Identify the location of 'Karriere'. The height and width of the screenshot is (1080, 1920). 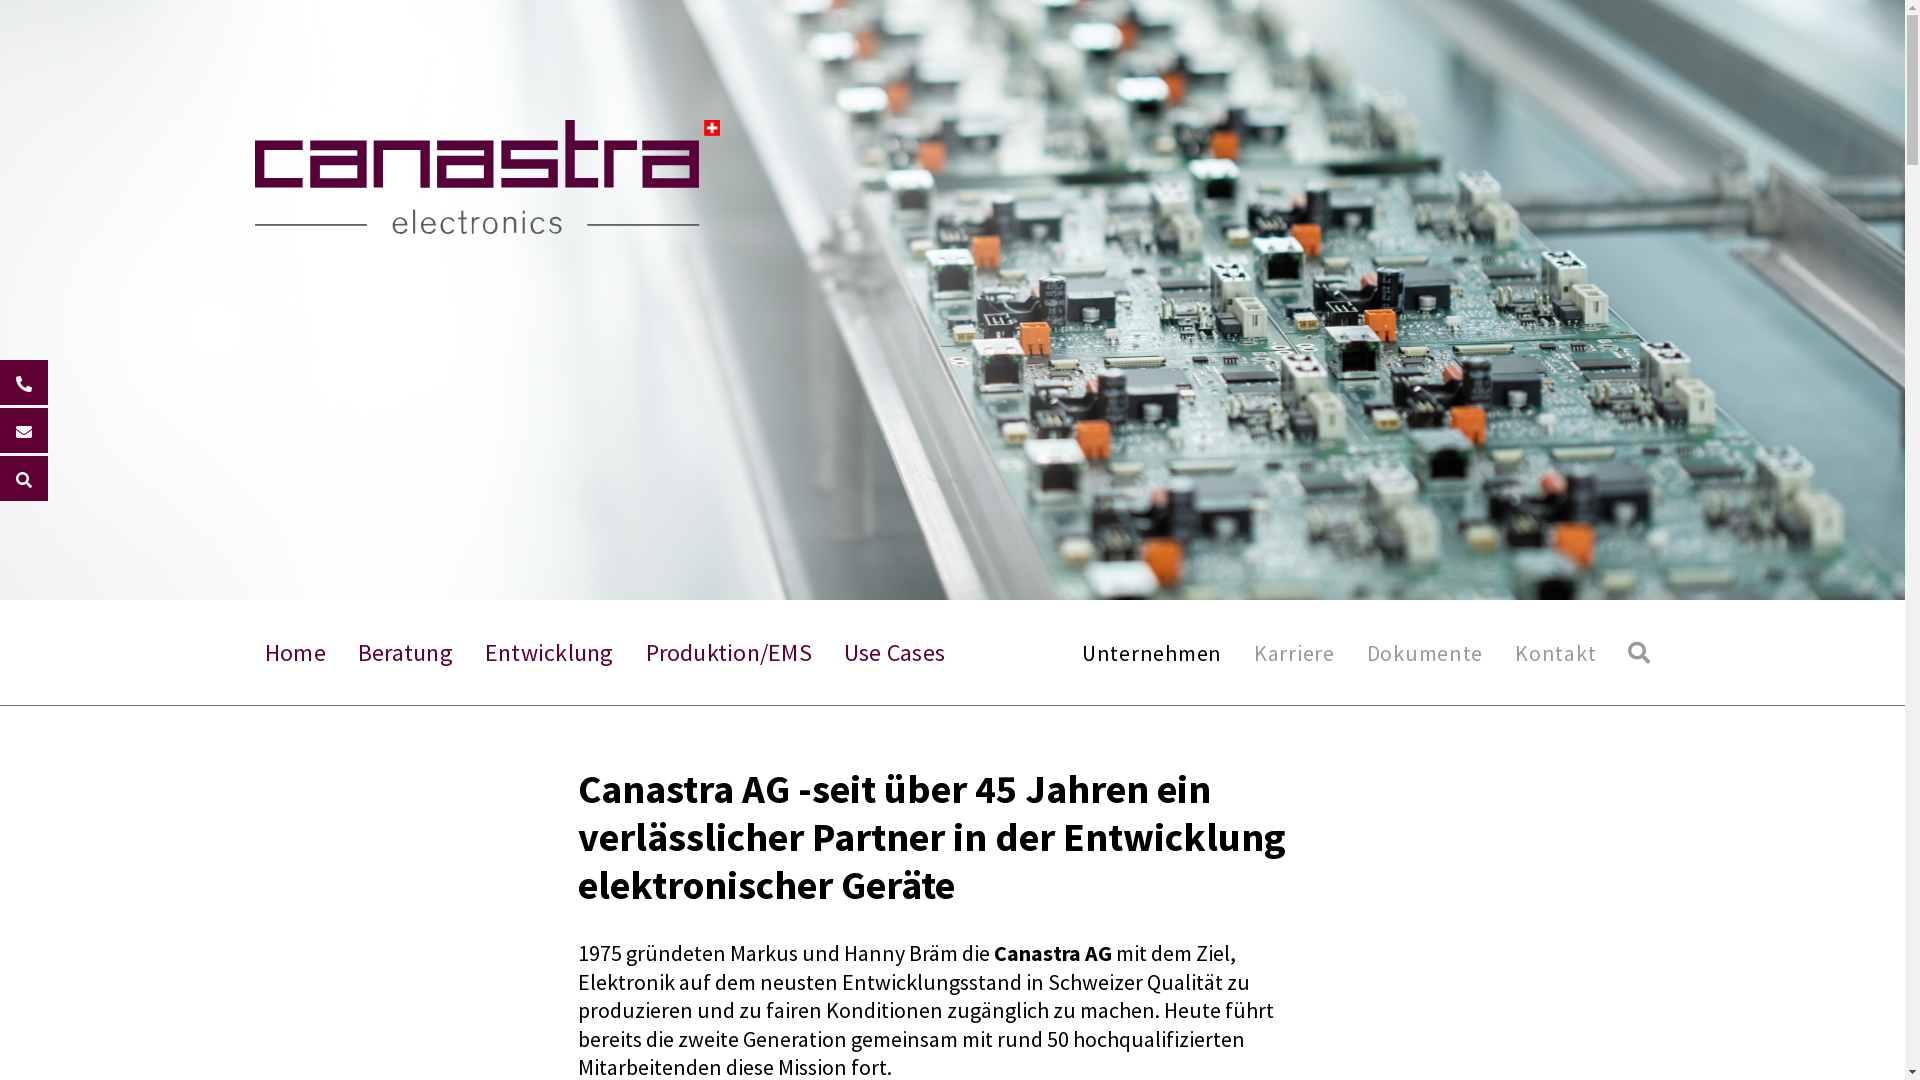
(1252, 652).